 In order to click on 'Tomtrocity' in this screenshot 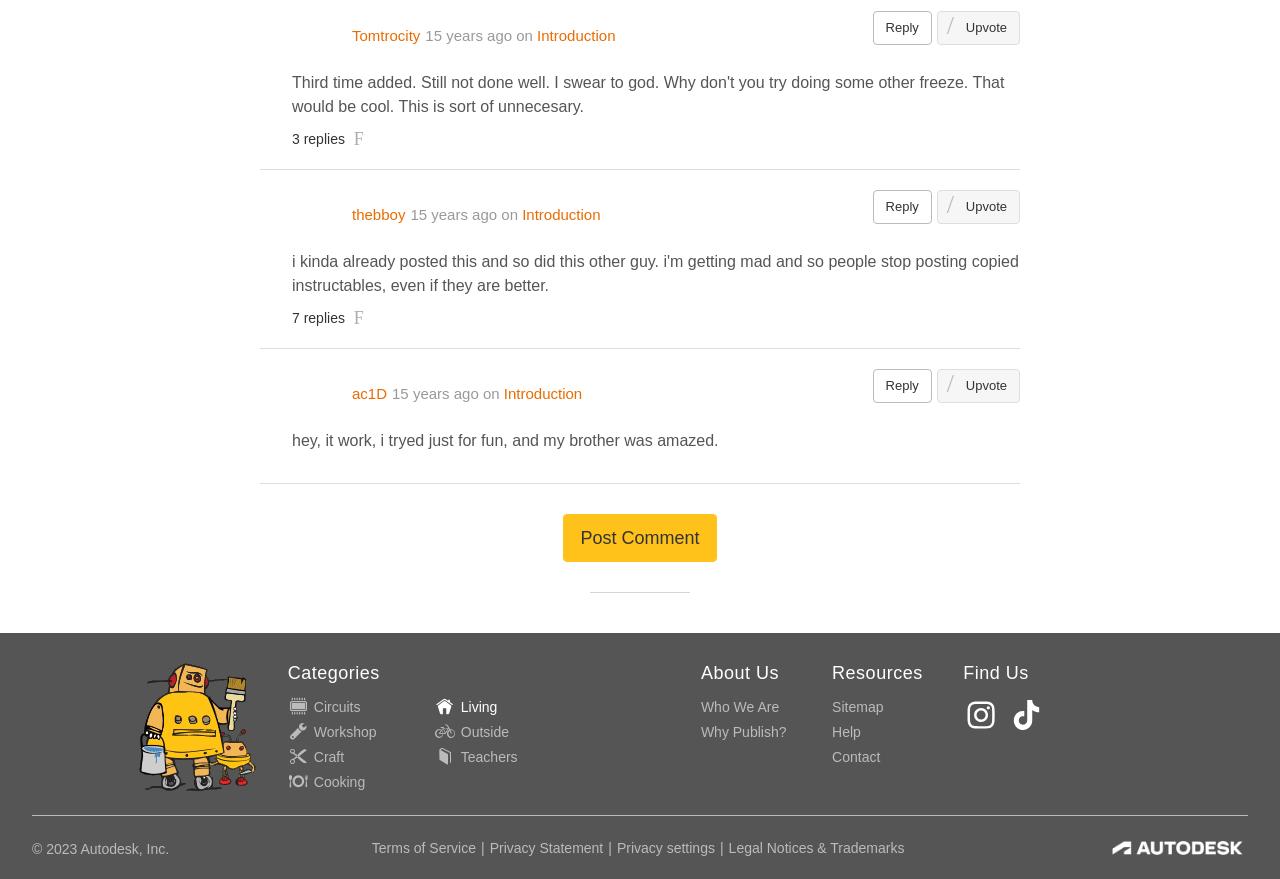, I will do `click(352, 34)`.